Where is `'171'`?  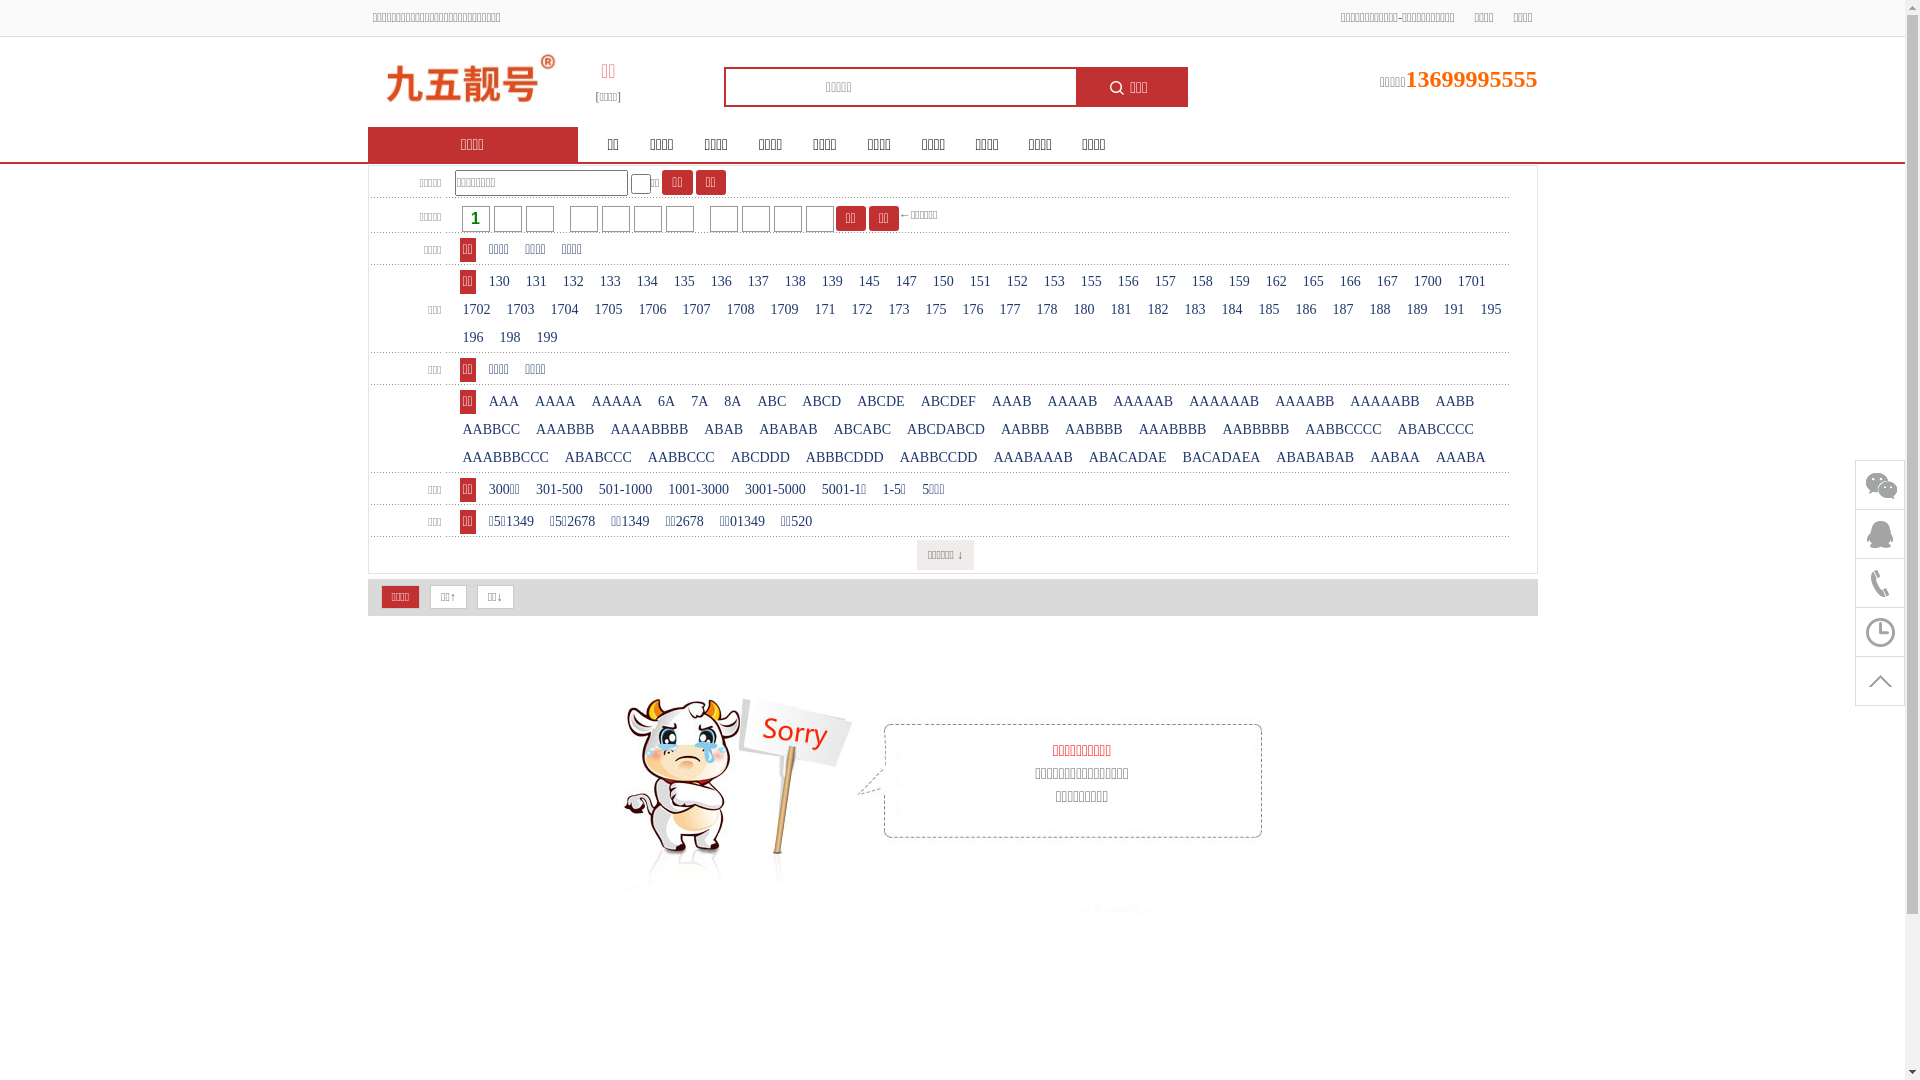 '171' is located at coordinates (825, 309).